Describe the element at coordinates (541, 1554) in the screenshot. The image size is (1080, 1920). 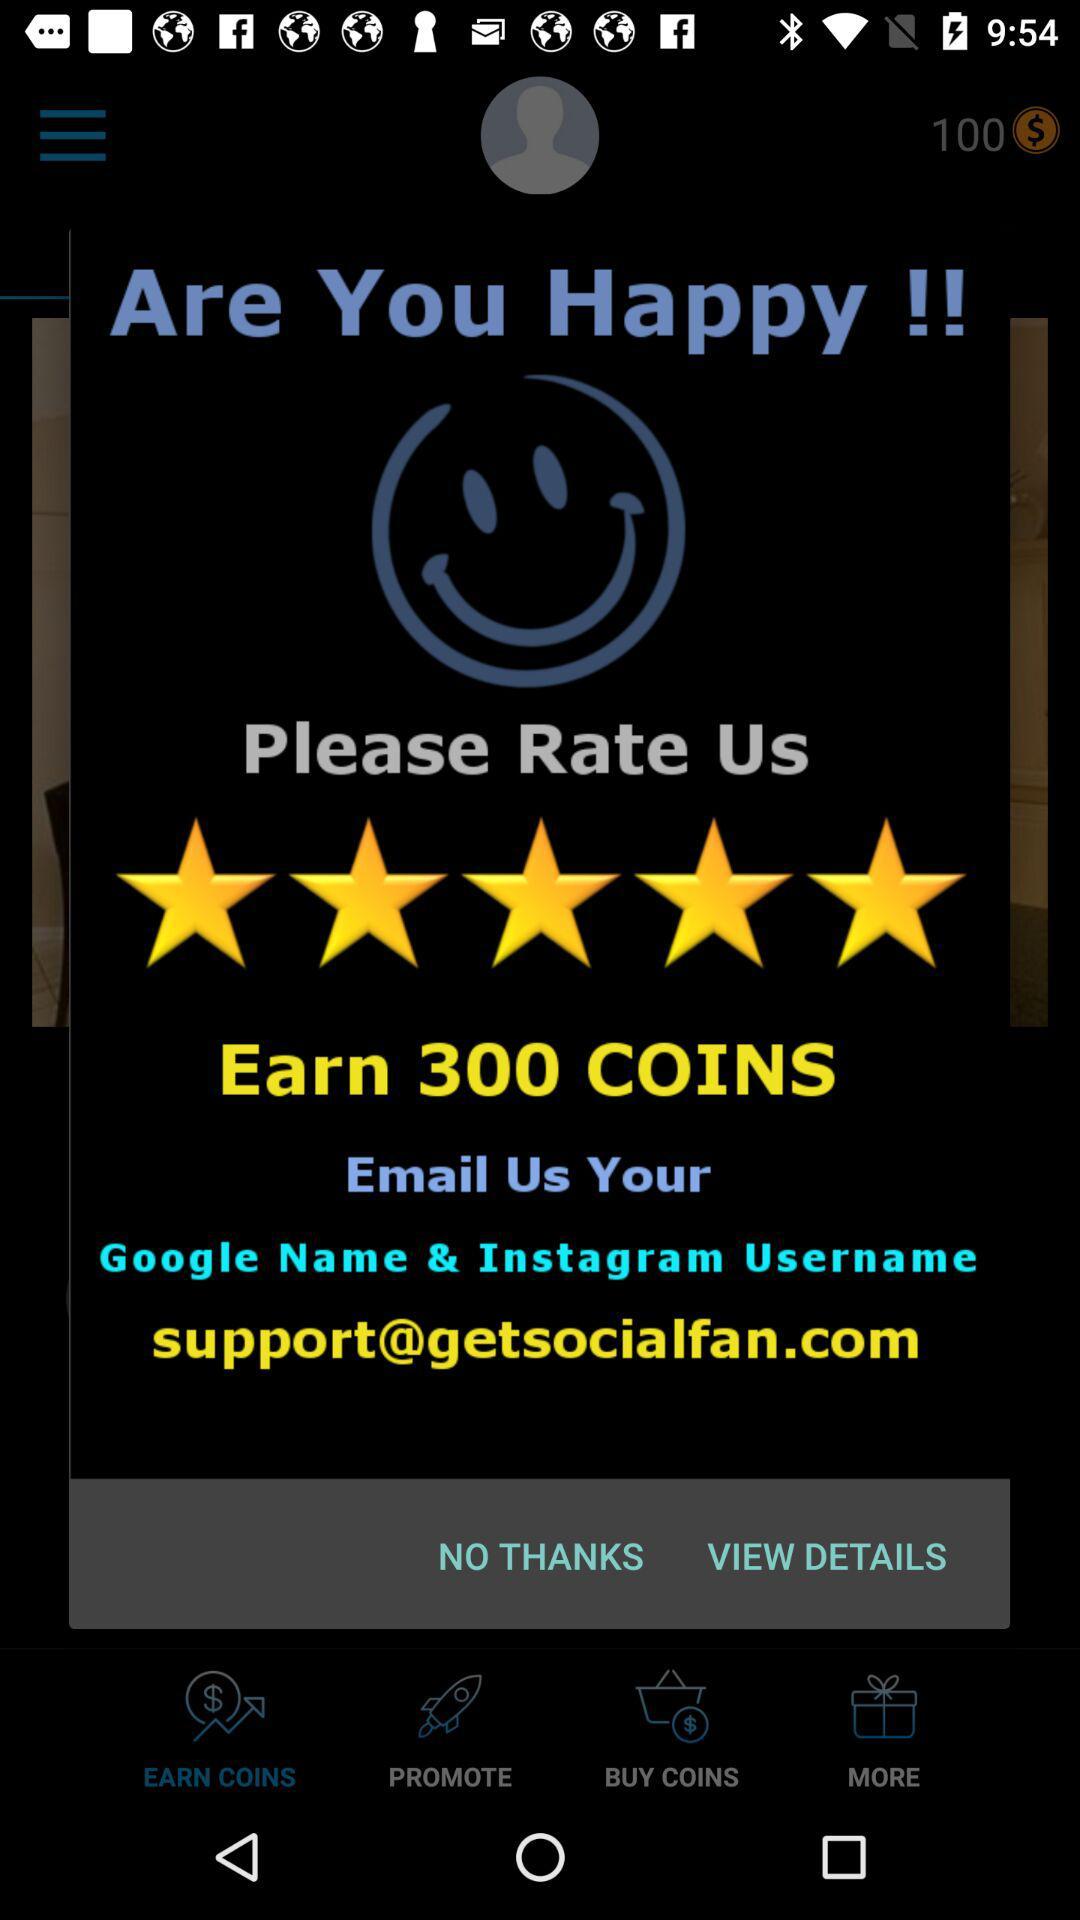
I see `the no thanks icon` at that location.